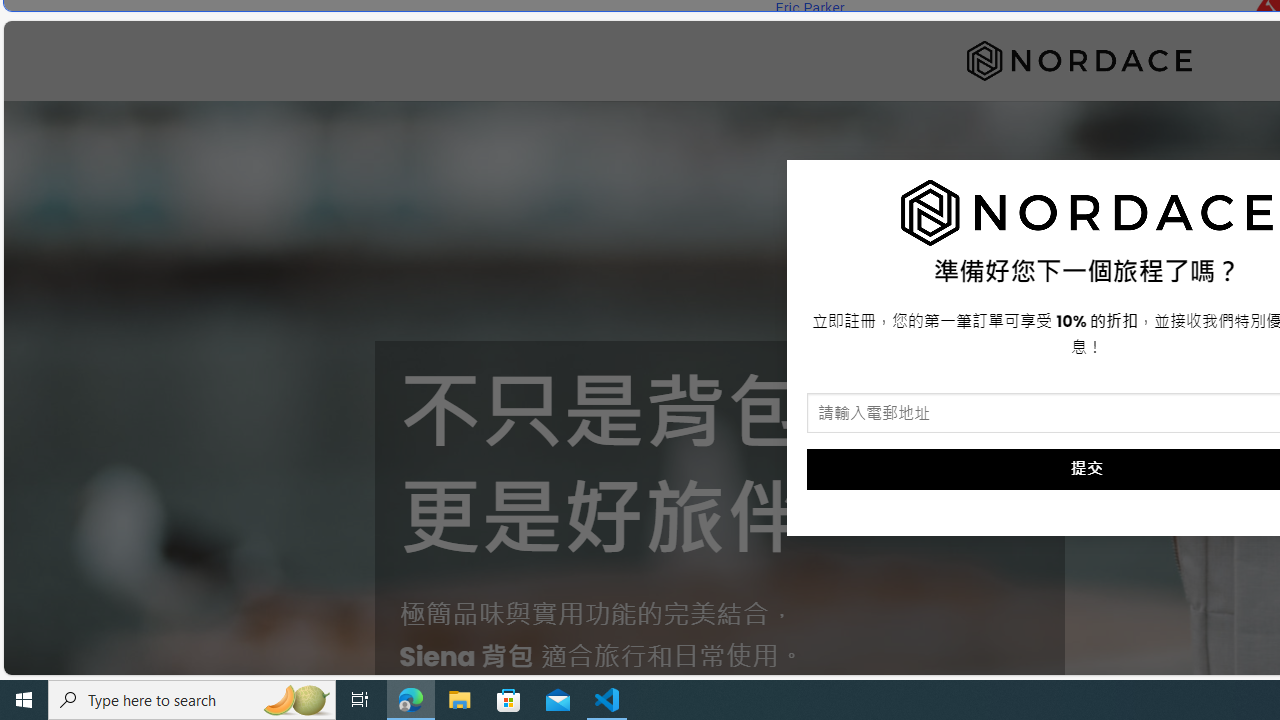  Describe the element at coordinates (1086, 213) in the screenshot. I see `'To get missing image descriptions, open the context menu.'` at that location.